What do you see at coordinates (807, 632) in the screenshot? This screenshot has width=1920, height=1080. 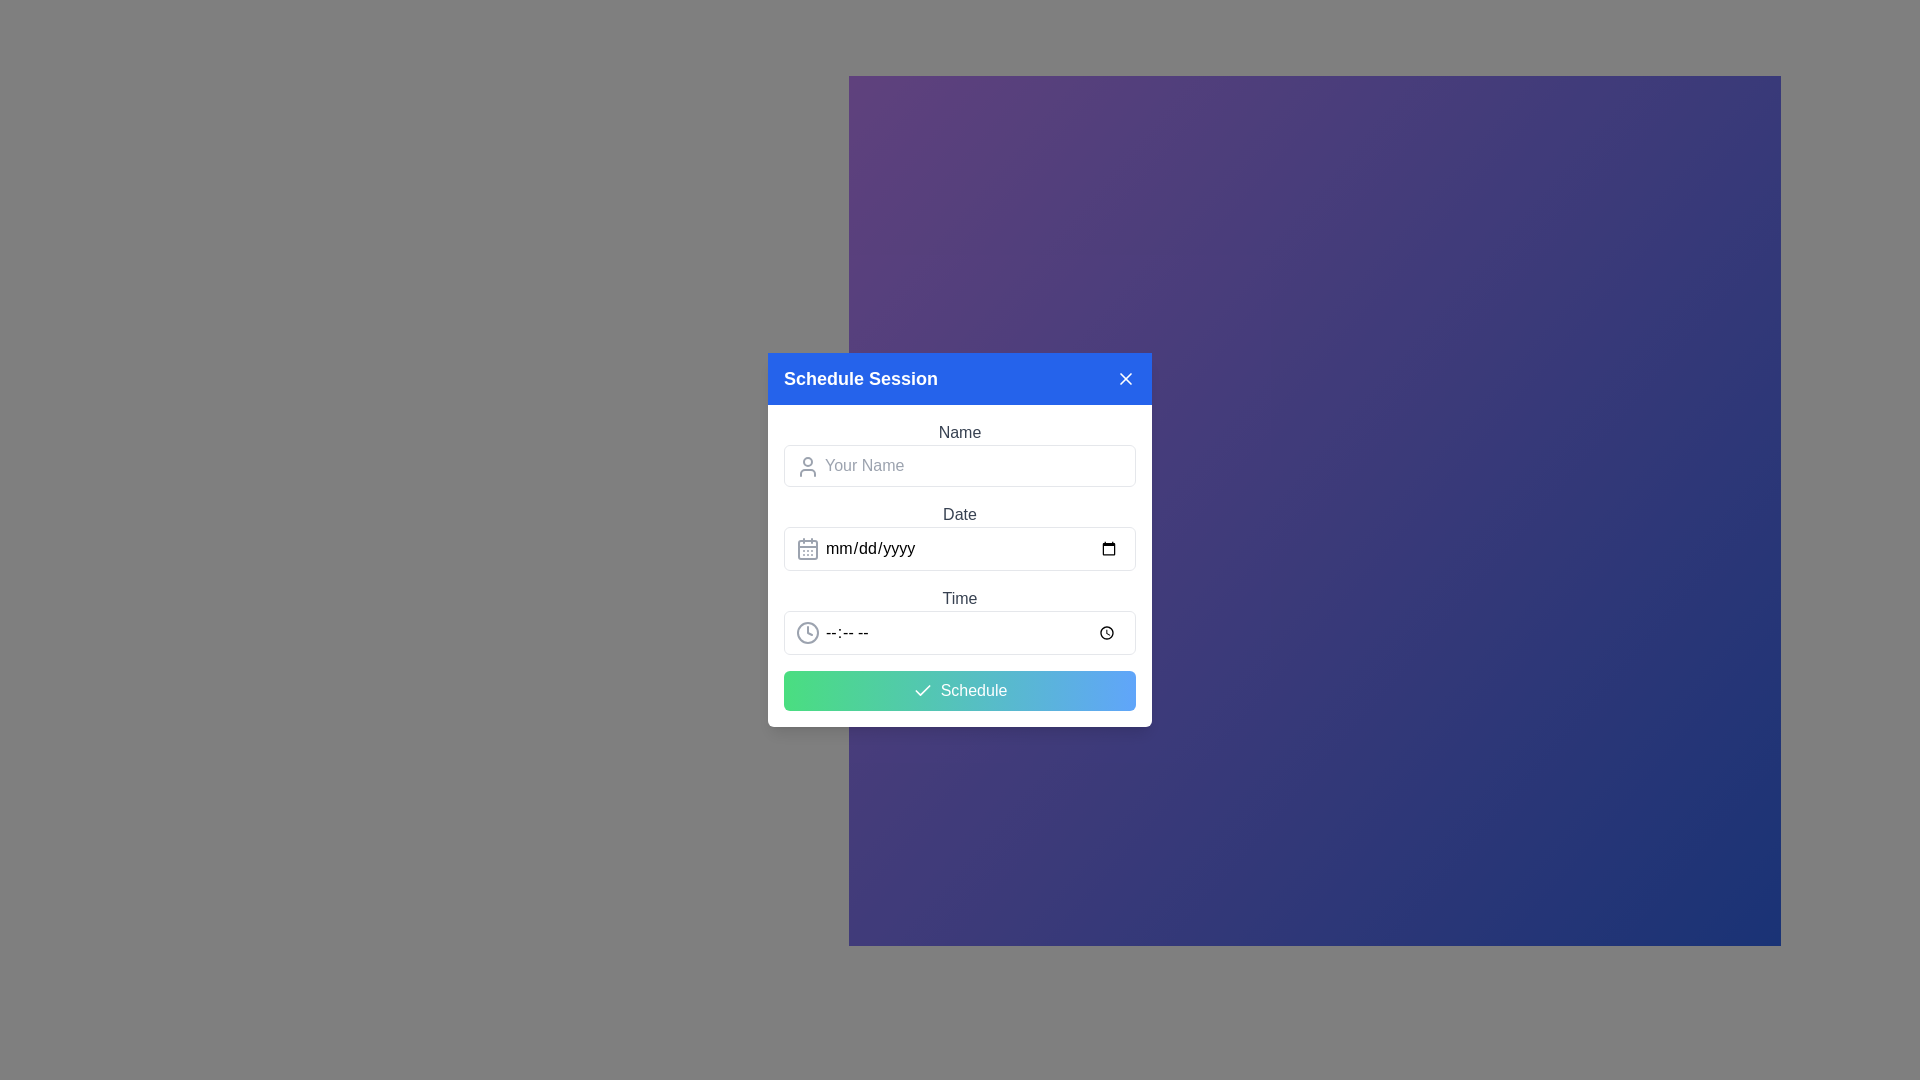 I see `the decorative SVG circular outline element that is part of the clock icon in the 'Schedule Session' dialog, adjacent to the time input field placeholder '--:-- --'` at bounding box center [807, 632].